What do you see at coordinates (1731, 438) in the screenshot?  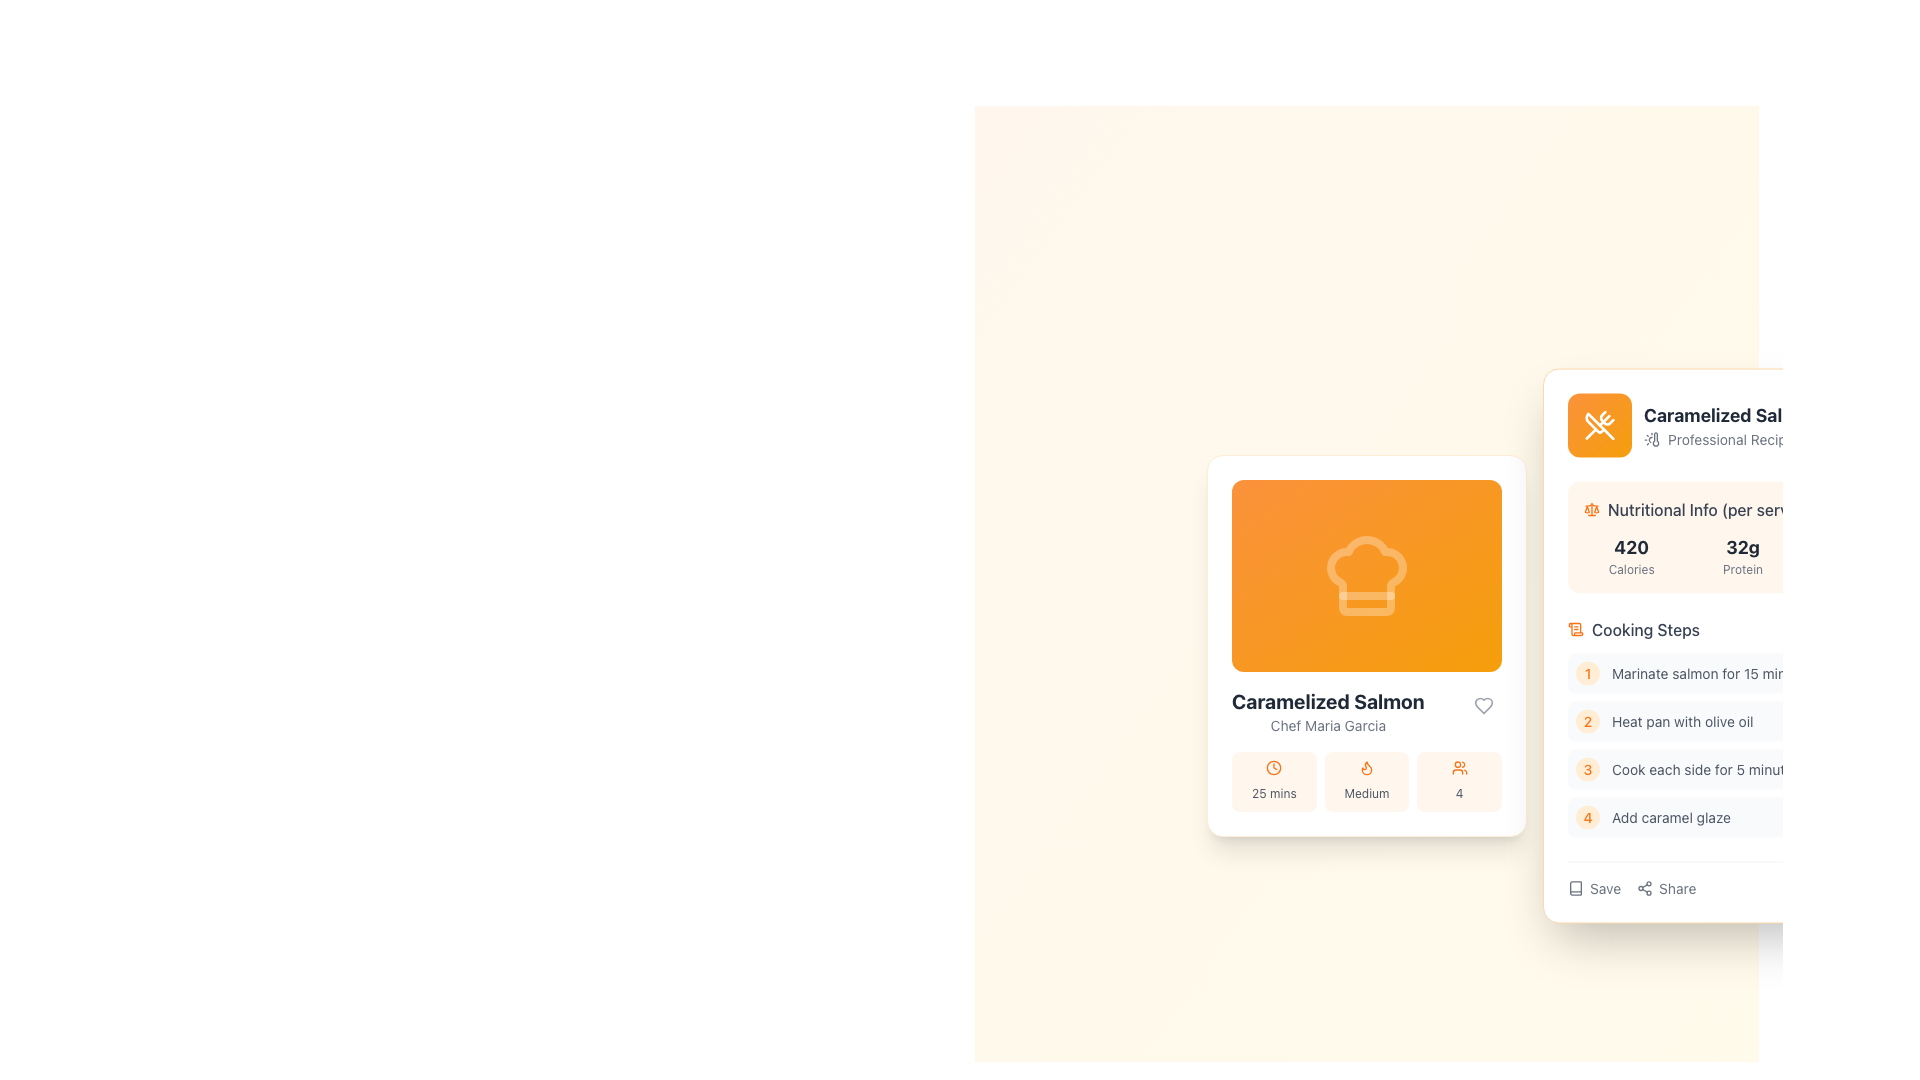 I see `the 'Professional Recipe' text label with the accompanying thermometer sun icon` at bounding box center [1731, 438].